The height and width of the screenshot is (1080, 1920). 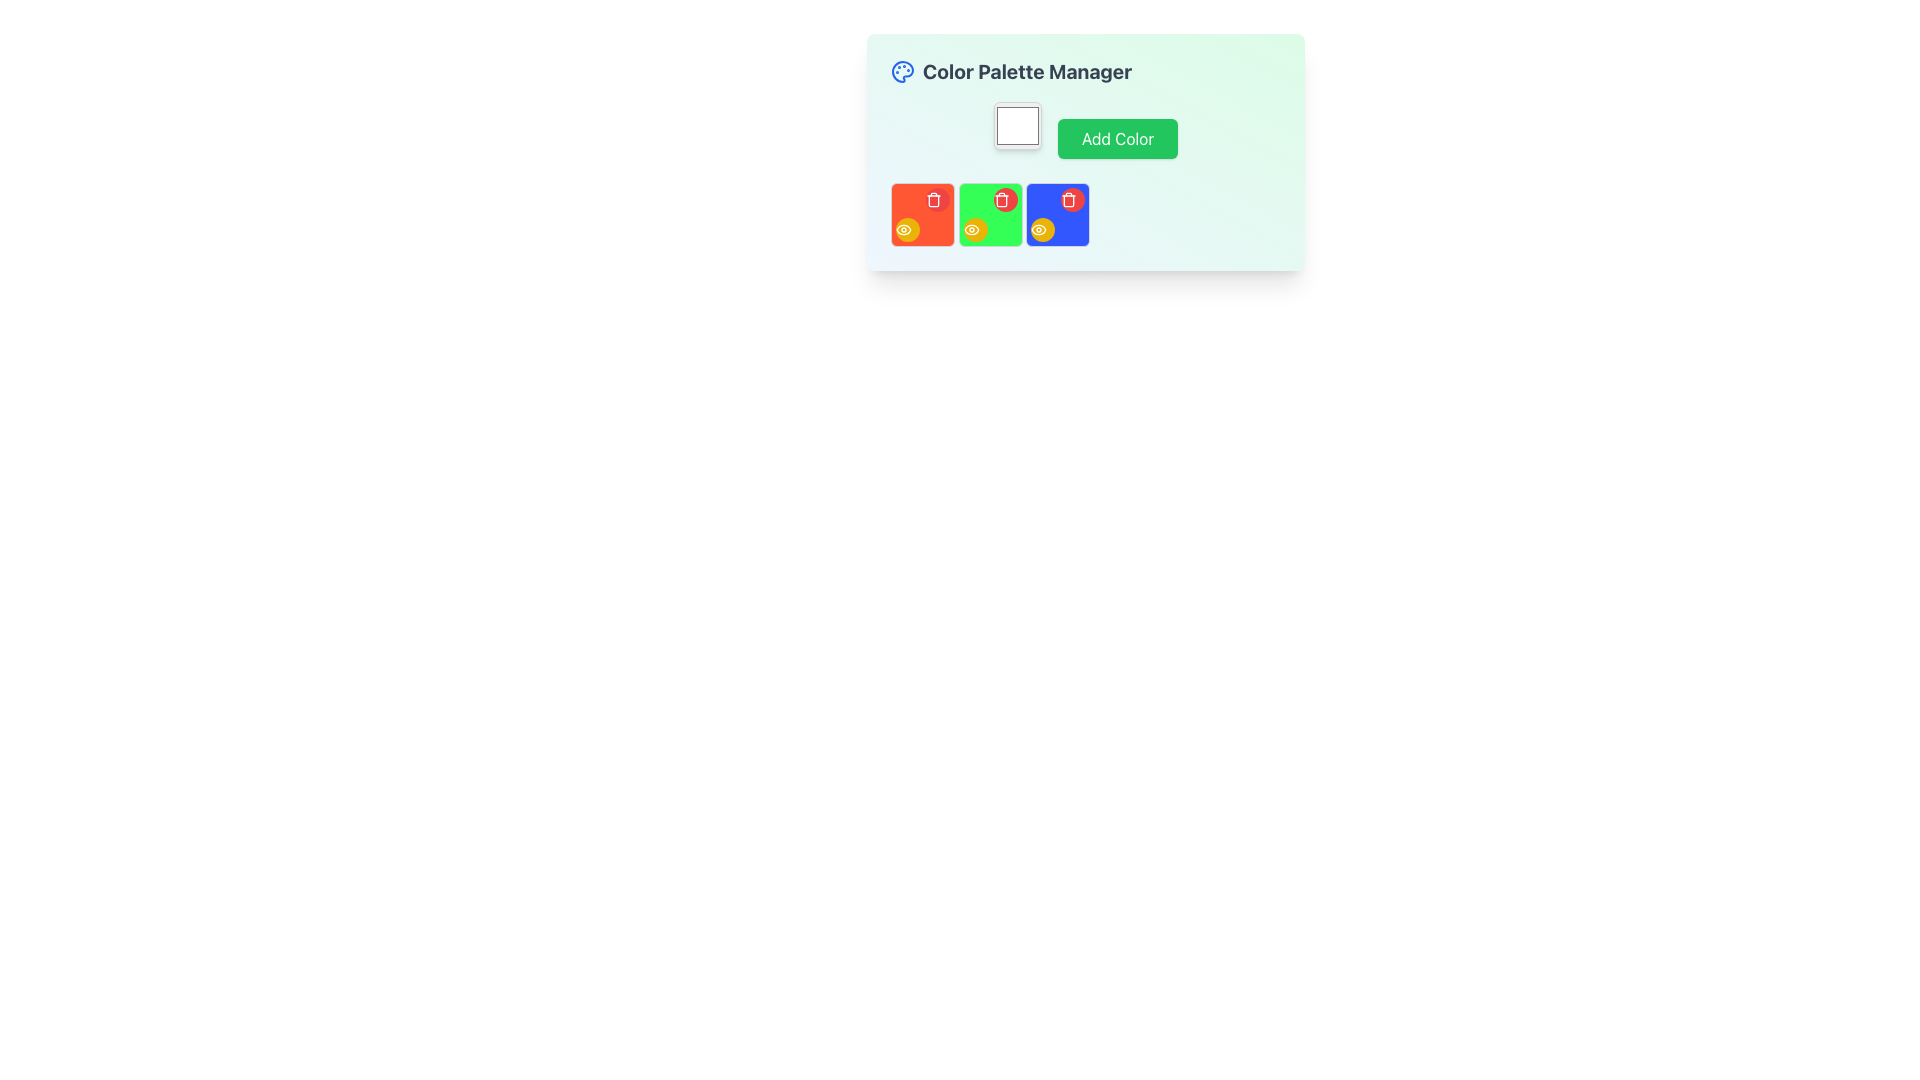 I want to click on the Color Picker, which is a square with a white fill and a gray border, so click(x=1017, y=126).